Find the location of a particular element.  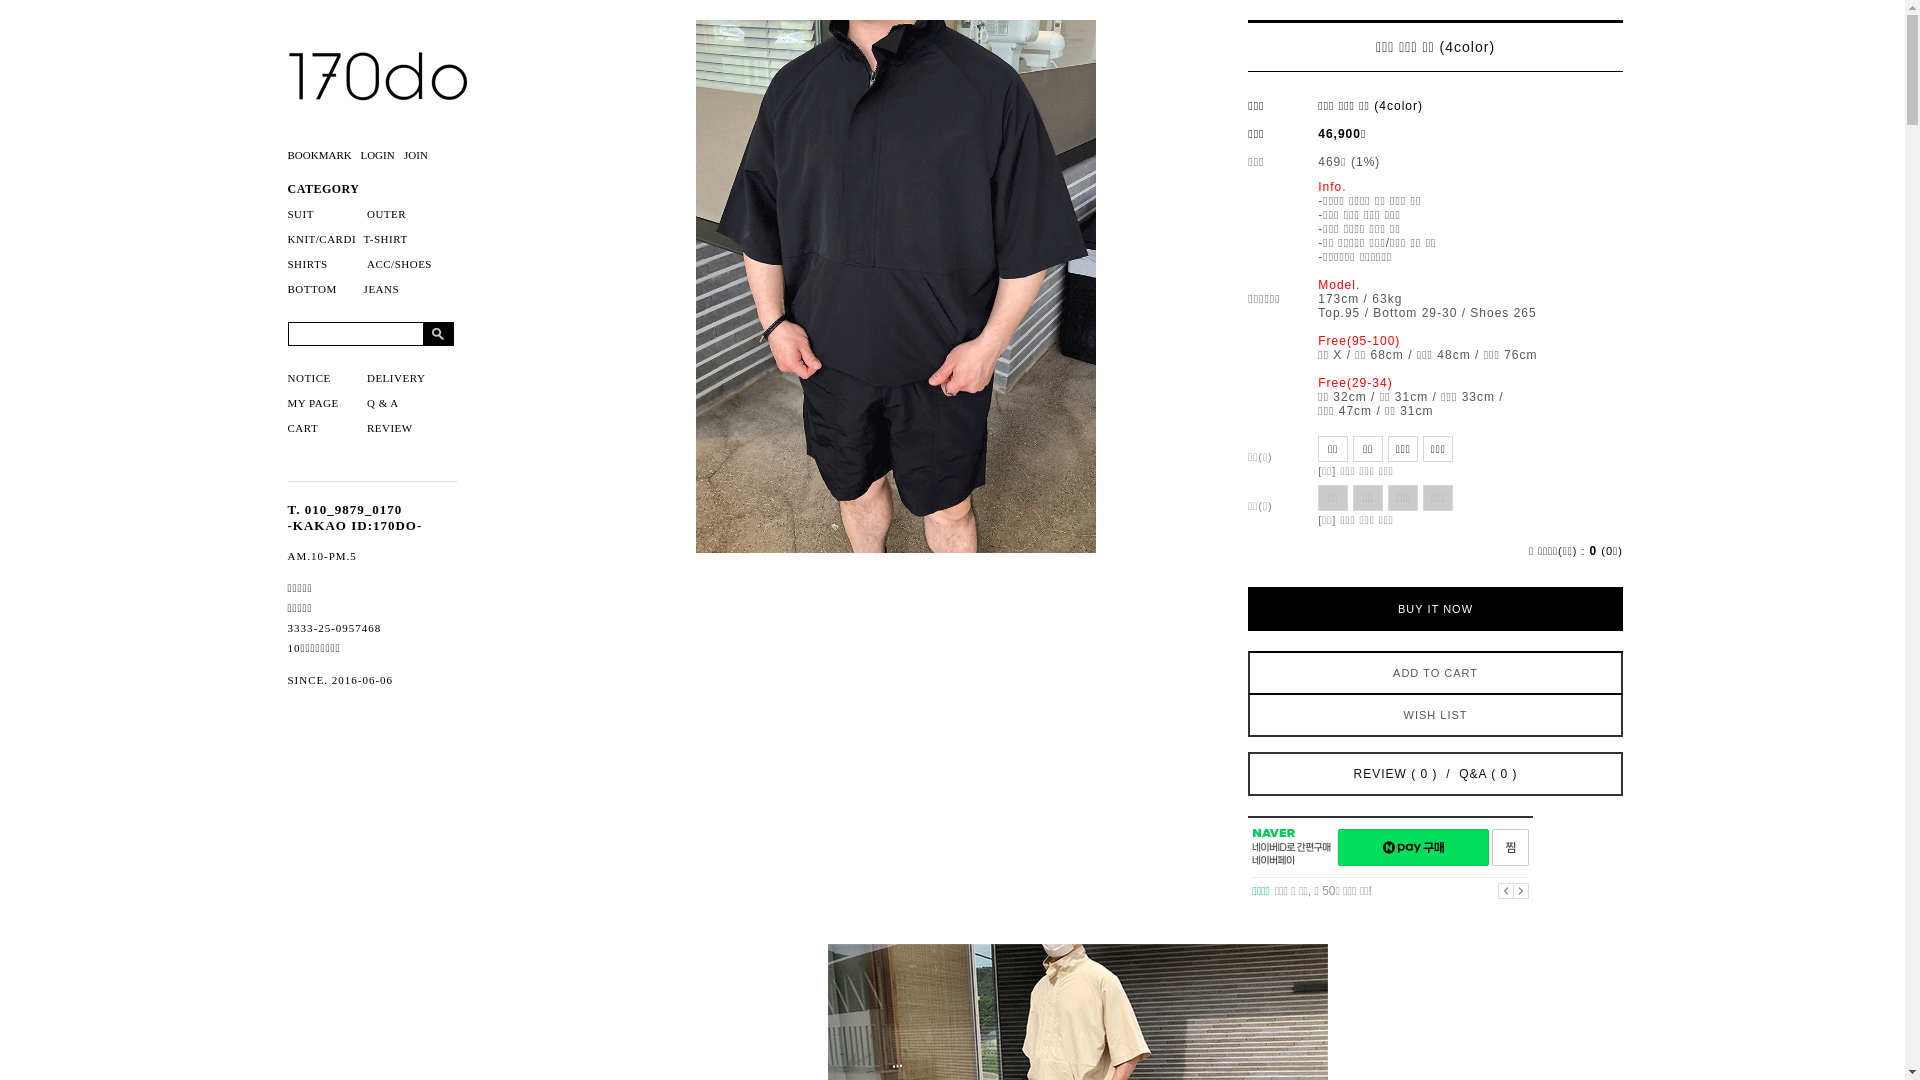

'CART' is located at coordinates (302, 427).